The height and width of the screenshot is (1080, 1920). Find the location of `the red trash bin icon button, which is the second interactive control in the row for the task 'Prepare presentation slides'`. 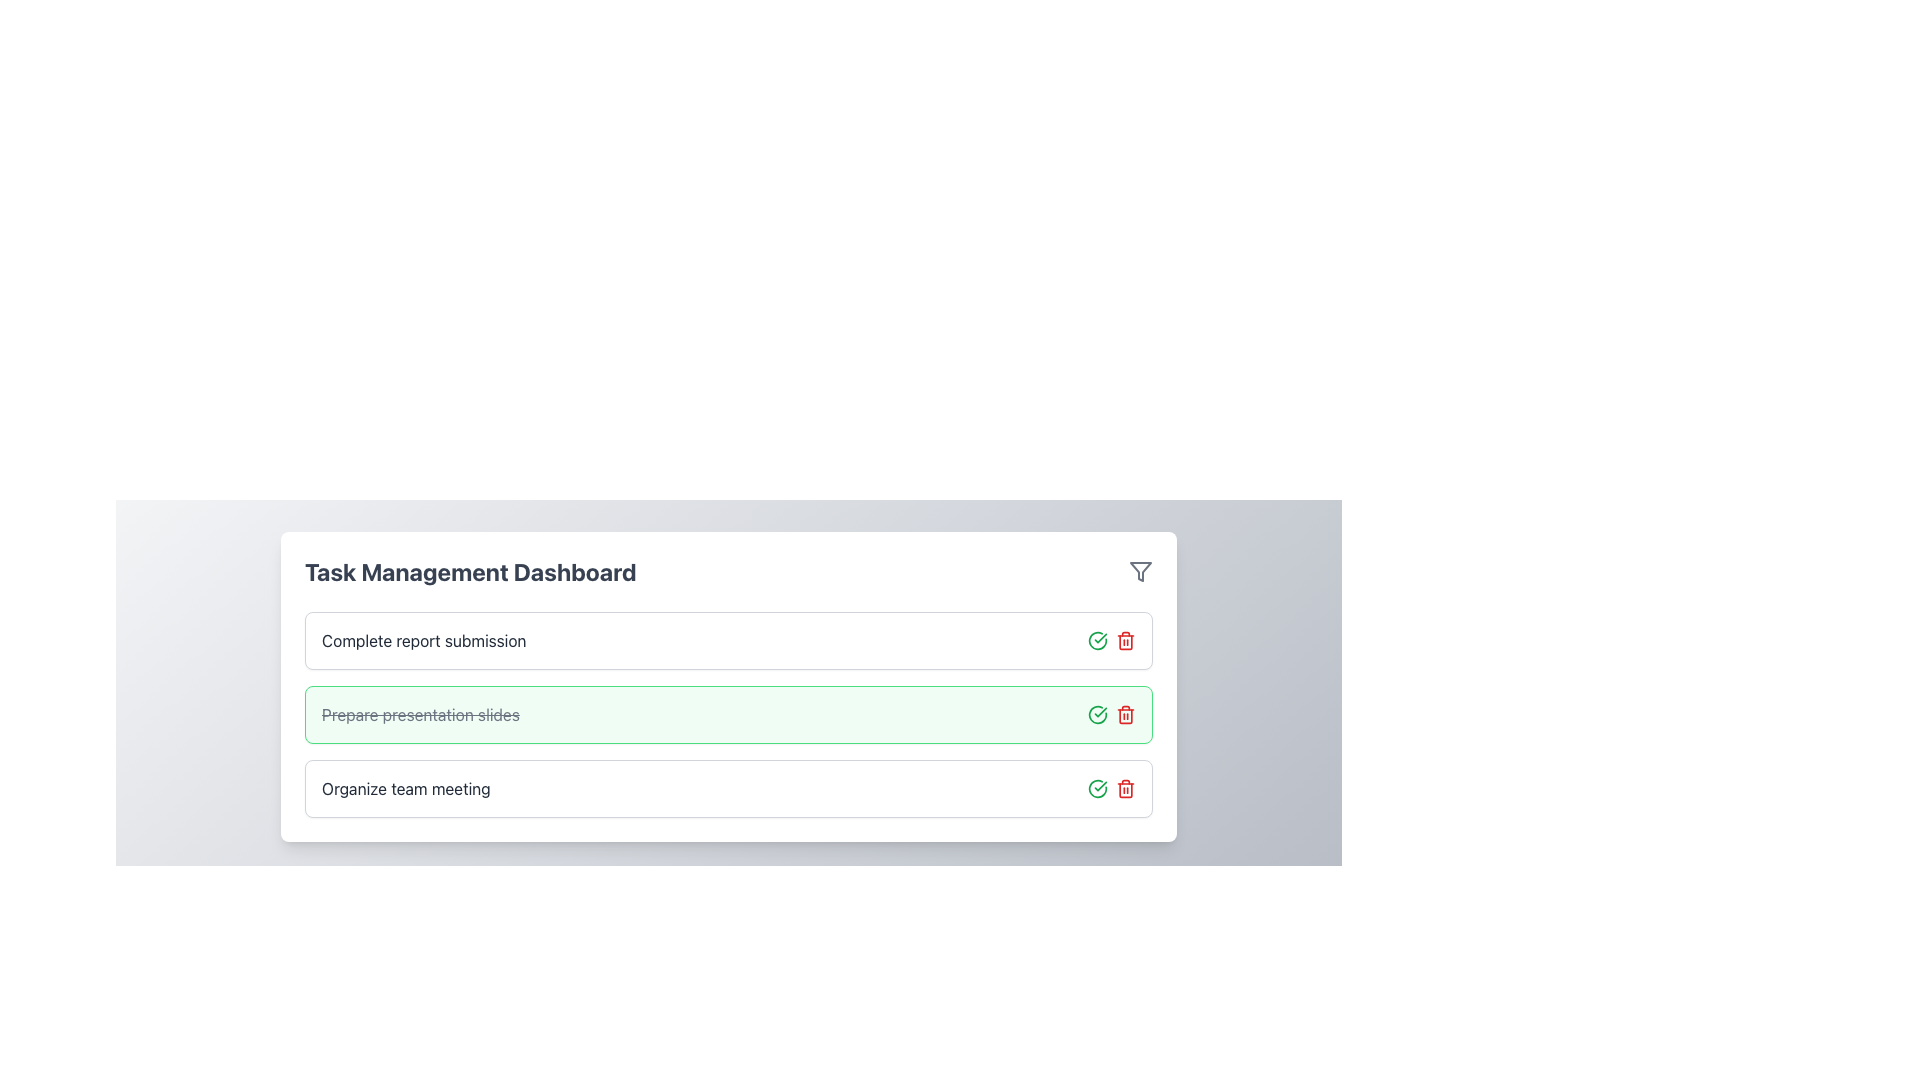

the red trash bin icon button, which is the second interactive control in the row for the task 'Prepare presentation slides' is located at coordinates (1126, 640).